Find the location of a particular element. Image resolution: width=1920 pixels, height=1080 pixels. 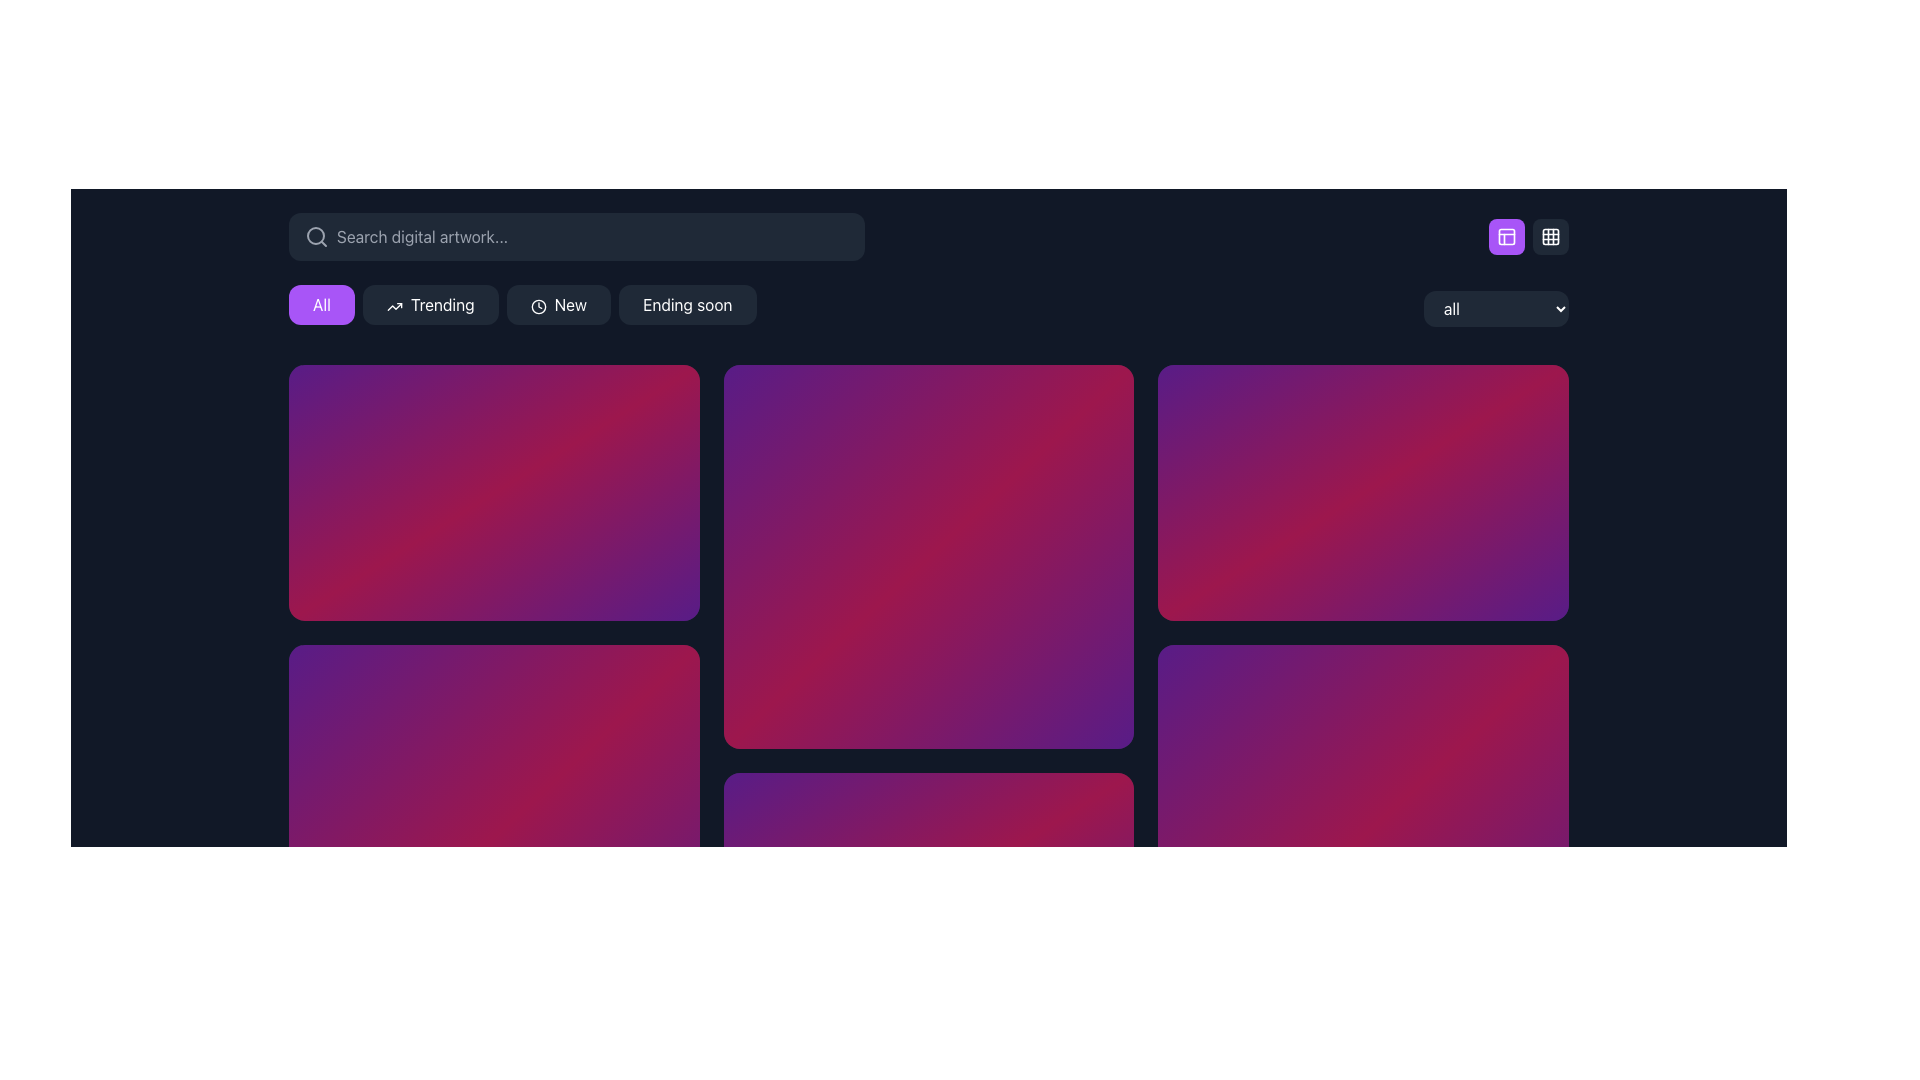

the leftmost button in a horizontal list is located at coordinates (321, 304).